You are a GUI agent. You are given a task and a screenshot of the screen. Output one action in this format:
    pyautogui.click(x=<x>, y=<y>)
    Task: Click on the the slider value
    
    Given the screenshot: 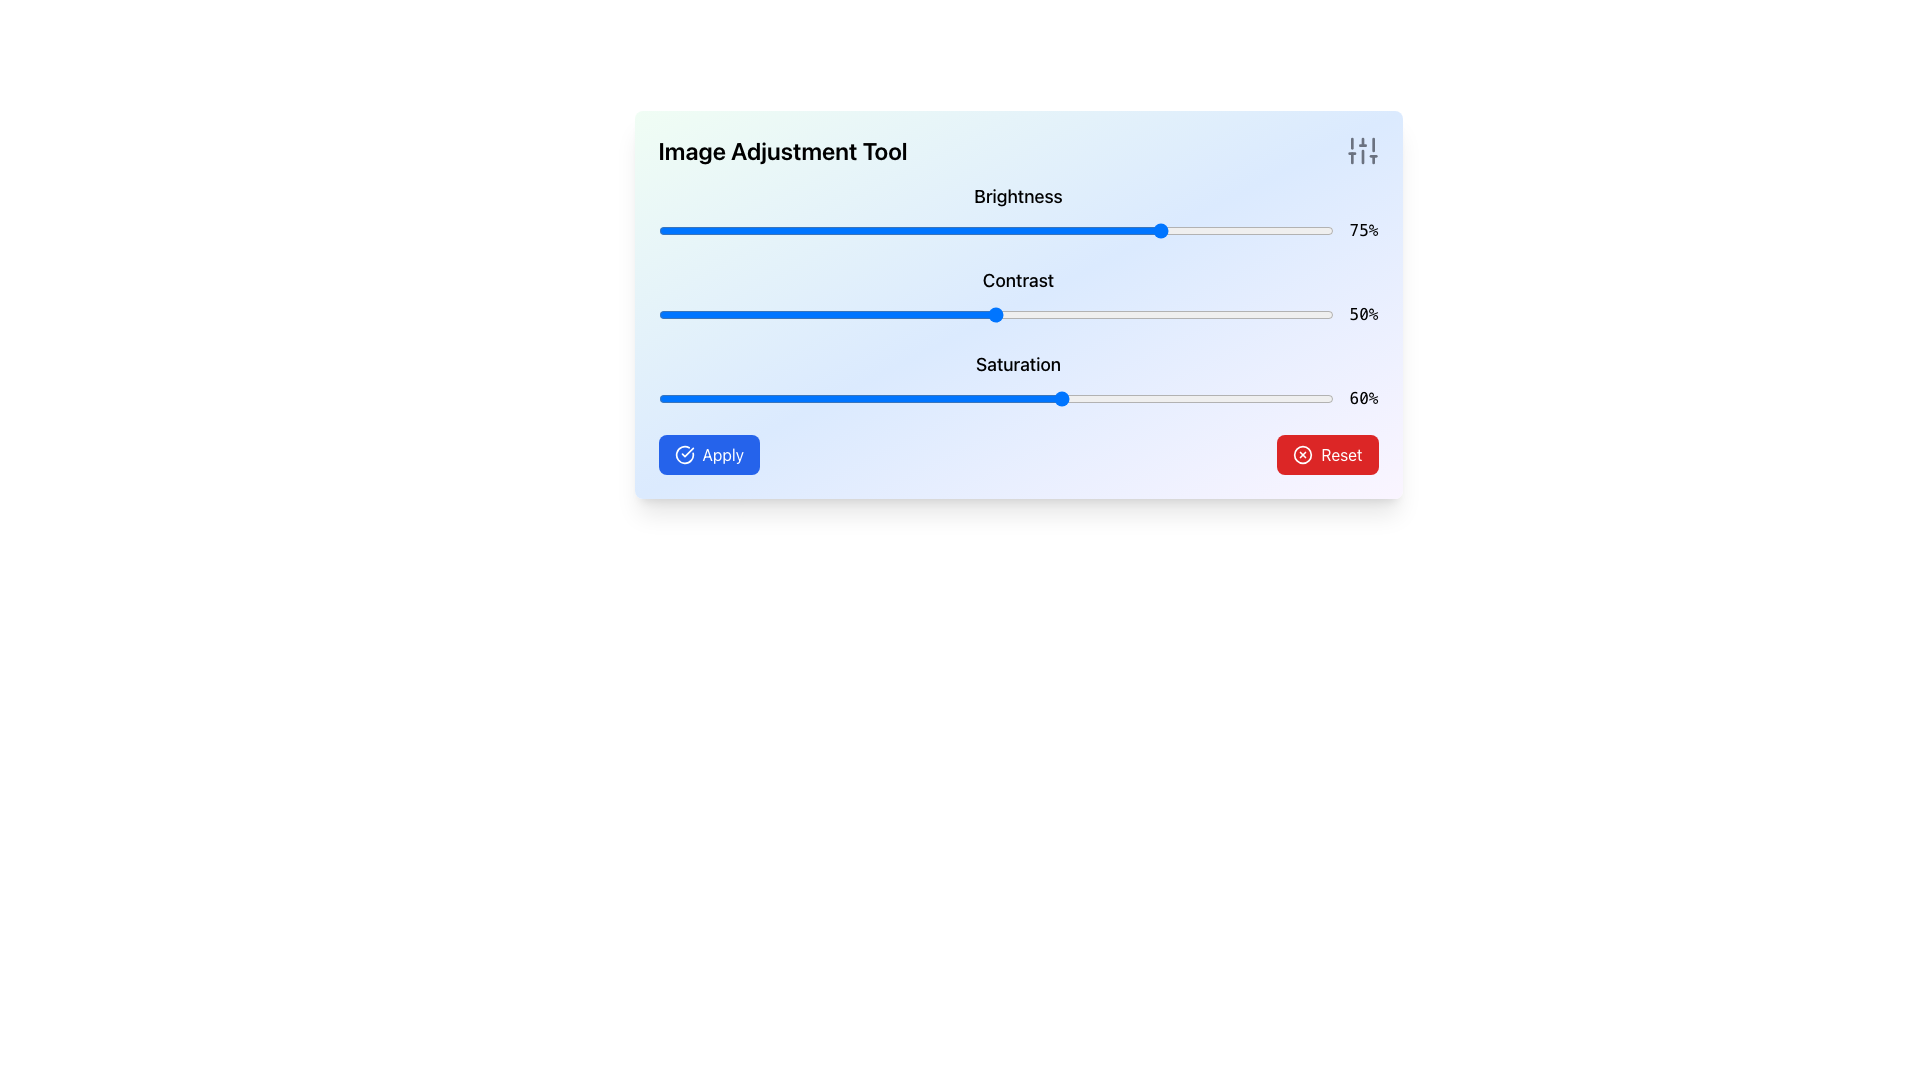 What is the action you would take?
    pyautogui.click(x=705, y=398)
    